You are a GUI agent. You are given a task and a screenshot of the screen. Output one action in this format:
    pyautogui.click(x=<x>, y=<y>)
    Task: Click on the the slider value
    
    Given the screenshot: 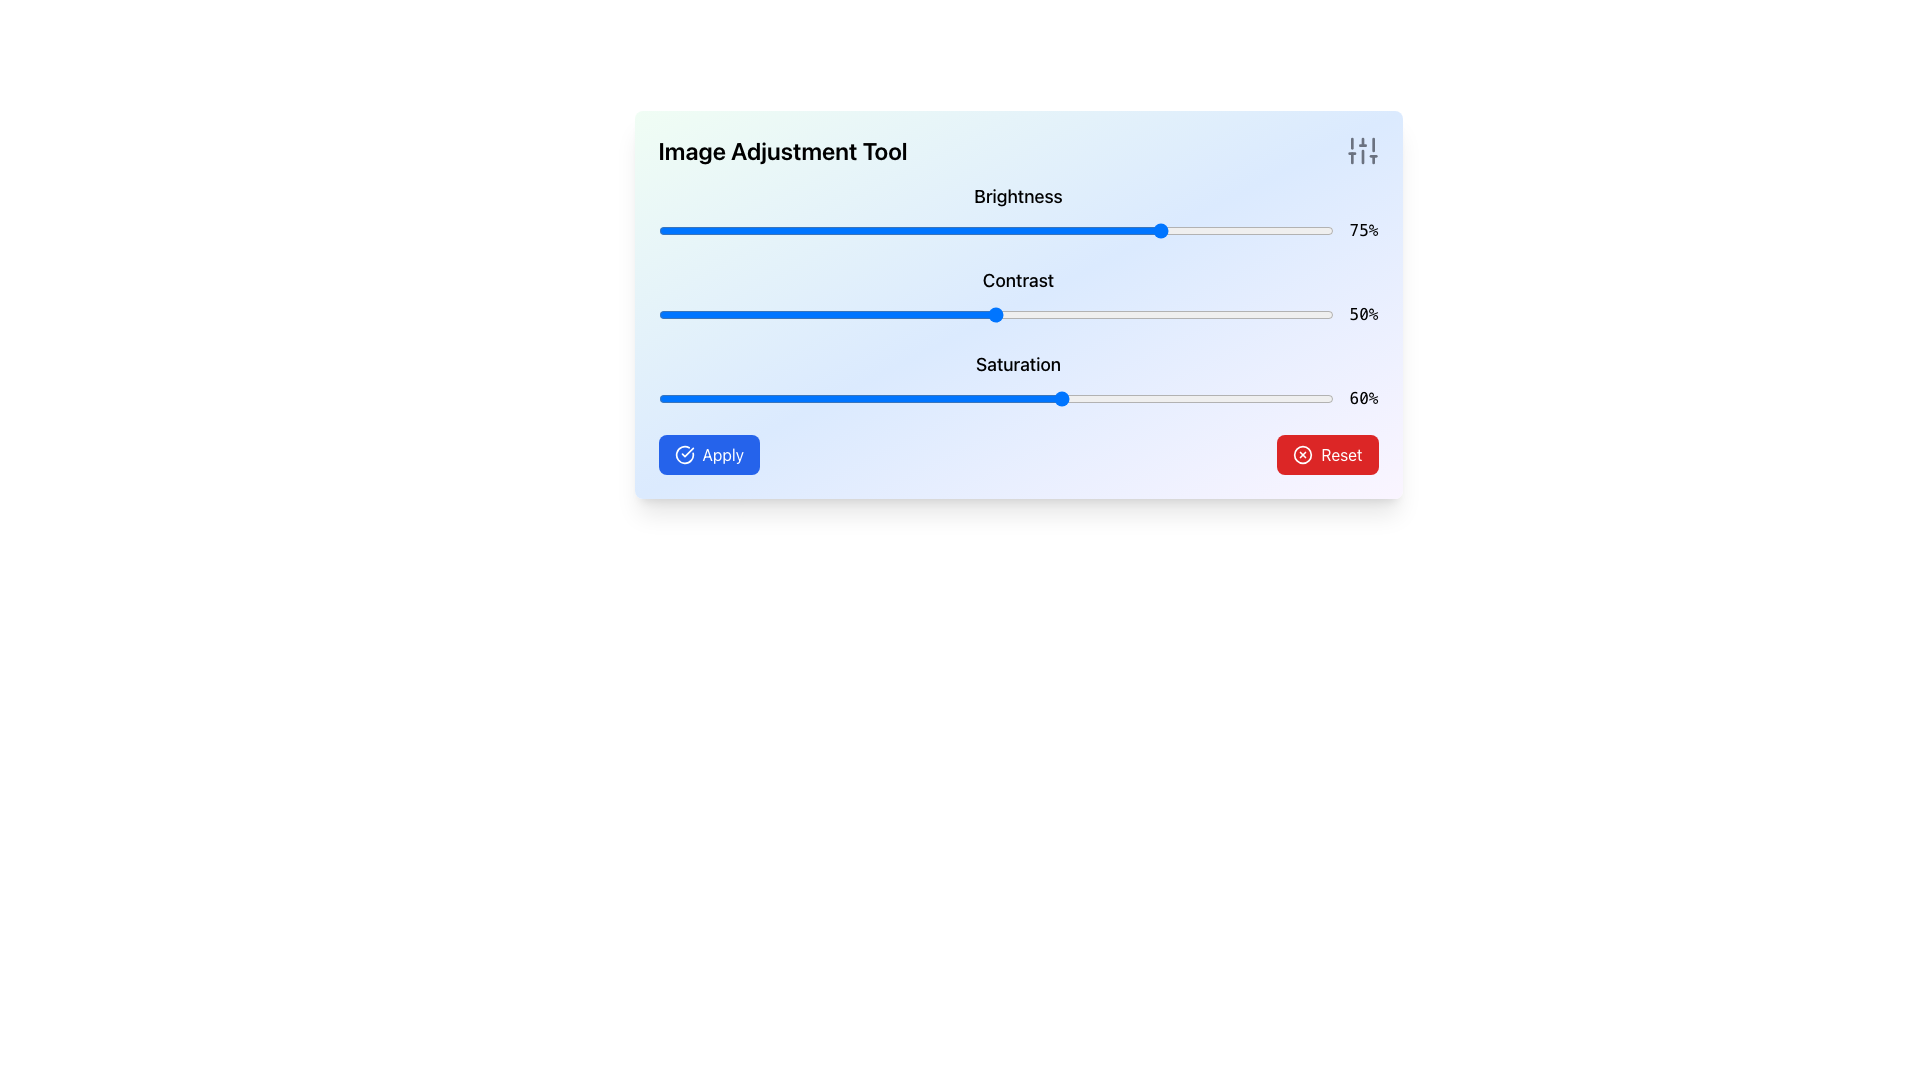 What is the action you would take?
    pyautogui.click(x=705, y=398)
    